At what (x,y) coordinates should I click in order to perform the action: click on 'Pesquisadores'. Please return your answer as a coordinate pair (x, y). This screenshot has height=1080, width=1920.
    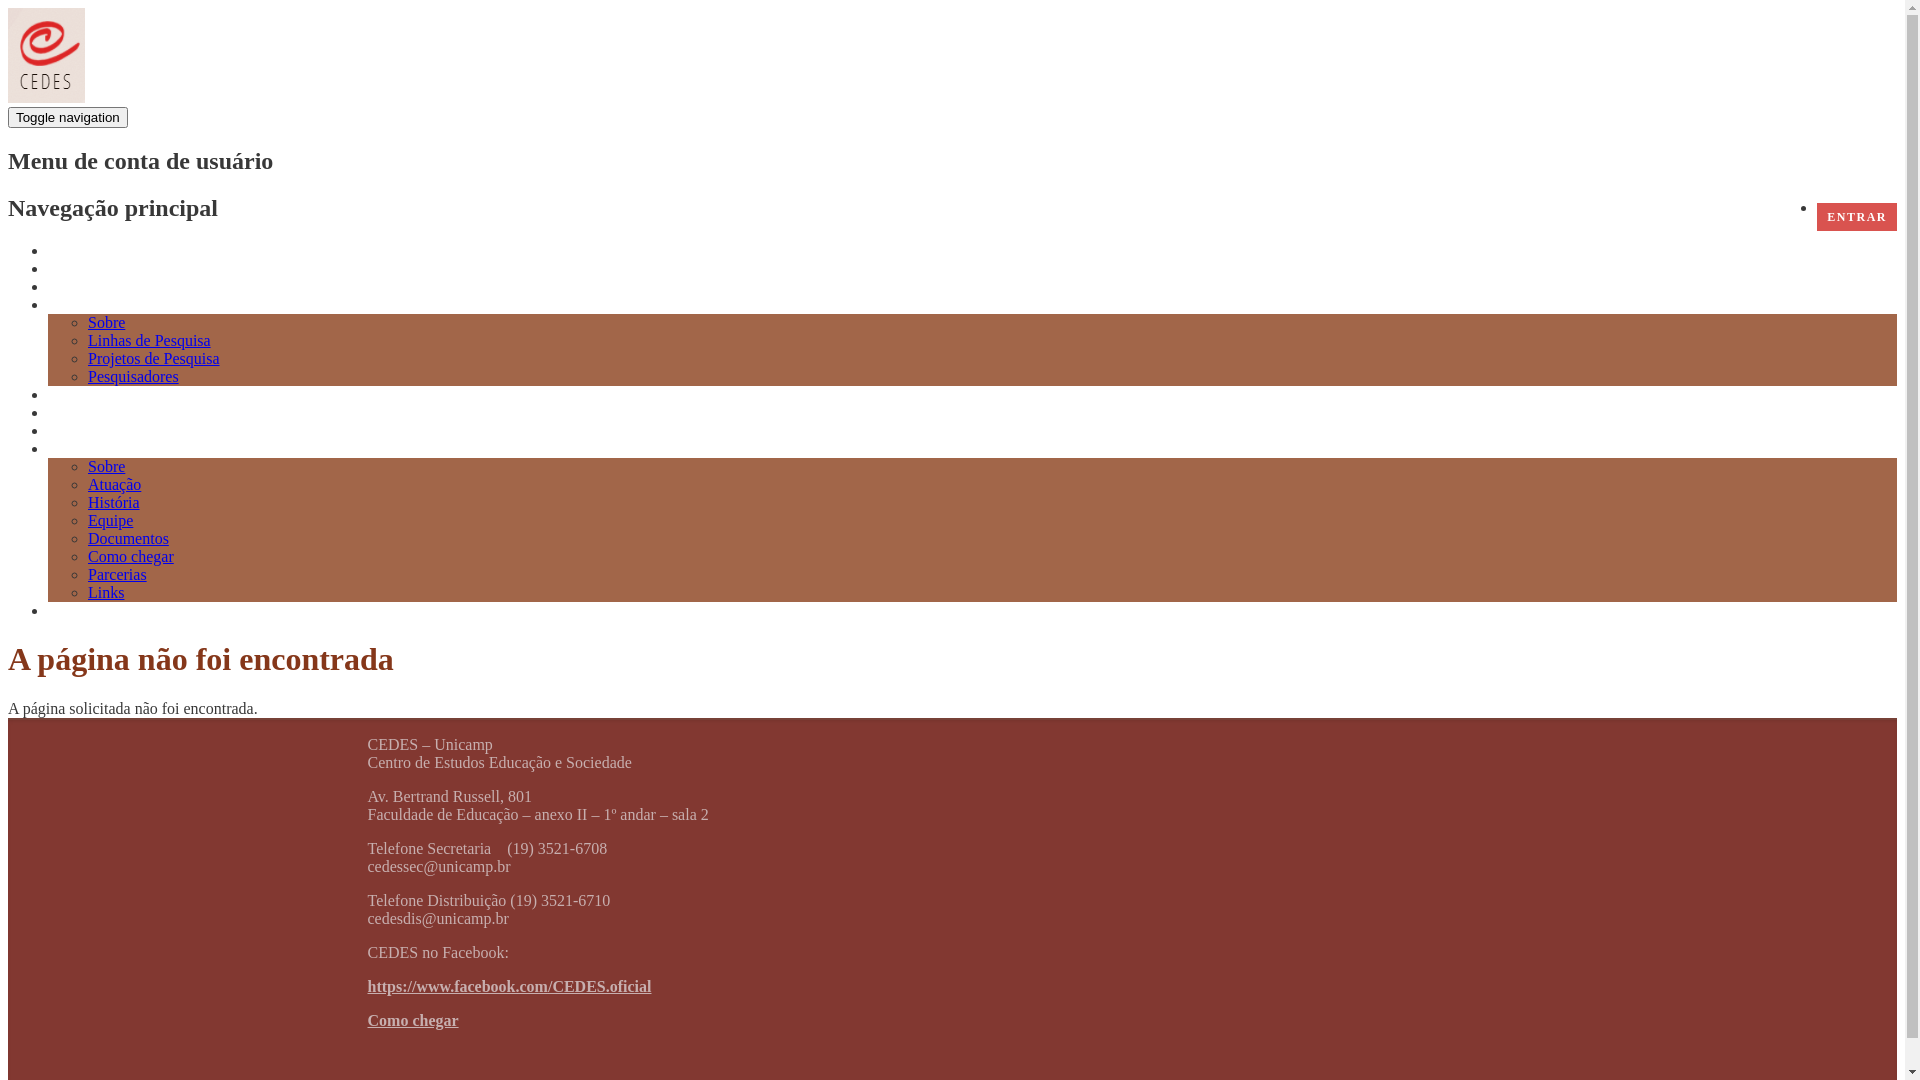
    Looking at the image, I should click on (132, 376).